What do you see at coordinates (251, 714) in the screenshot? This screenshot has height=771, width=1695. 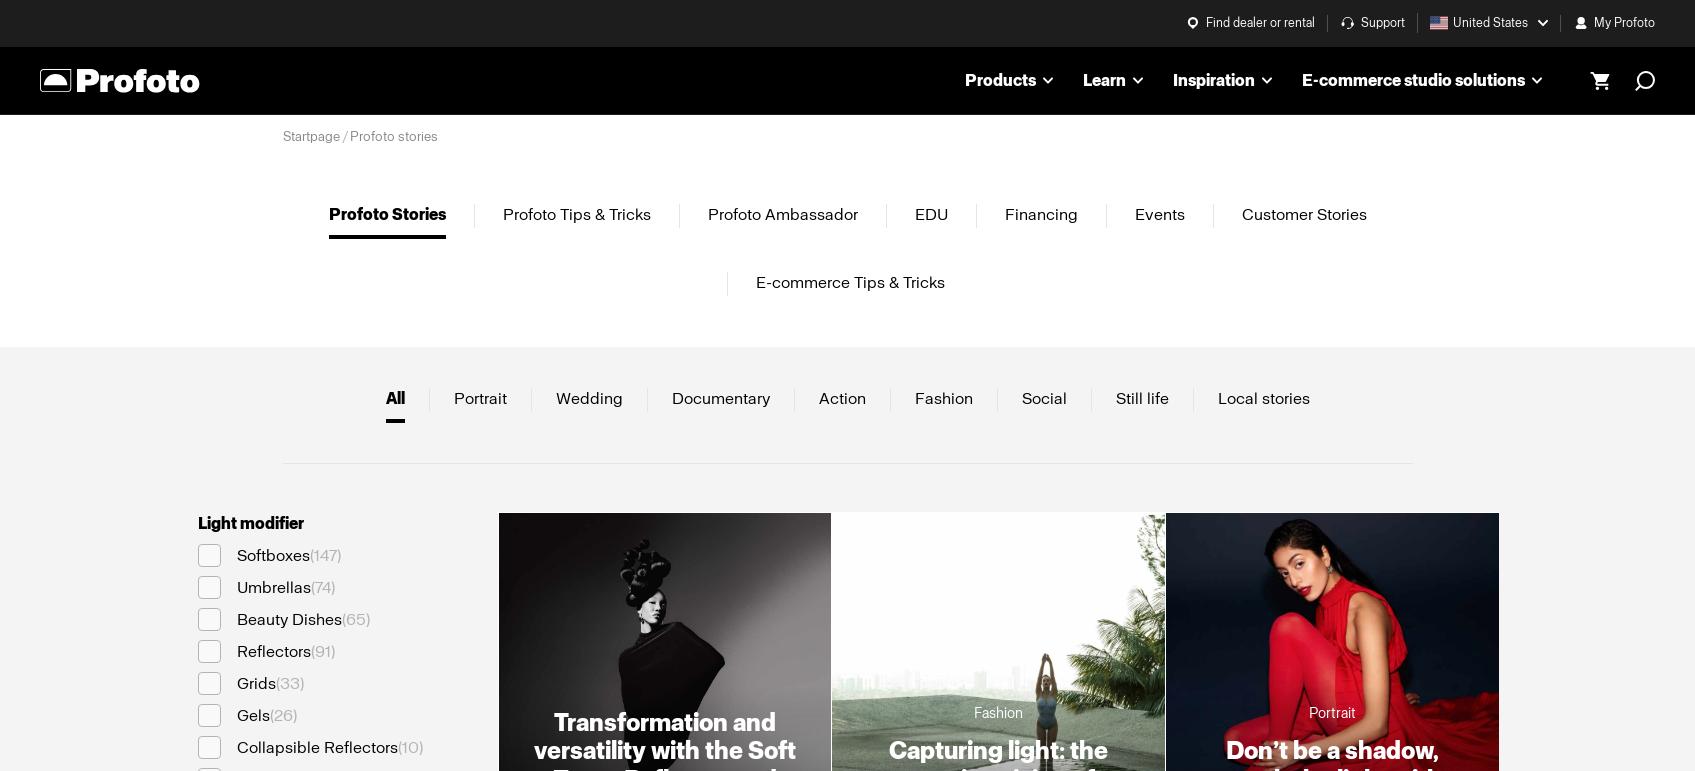 I see `'Gels'` at bounding box center [251, 714].